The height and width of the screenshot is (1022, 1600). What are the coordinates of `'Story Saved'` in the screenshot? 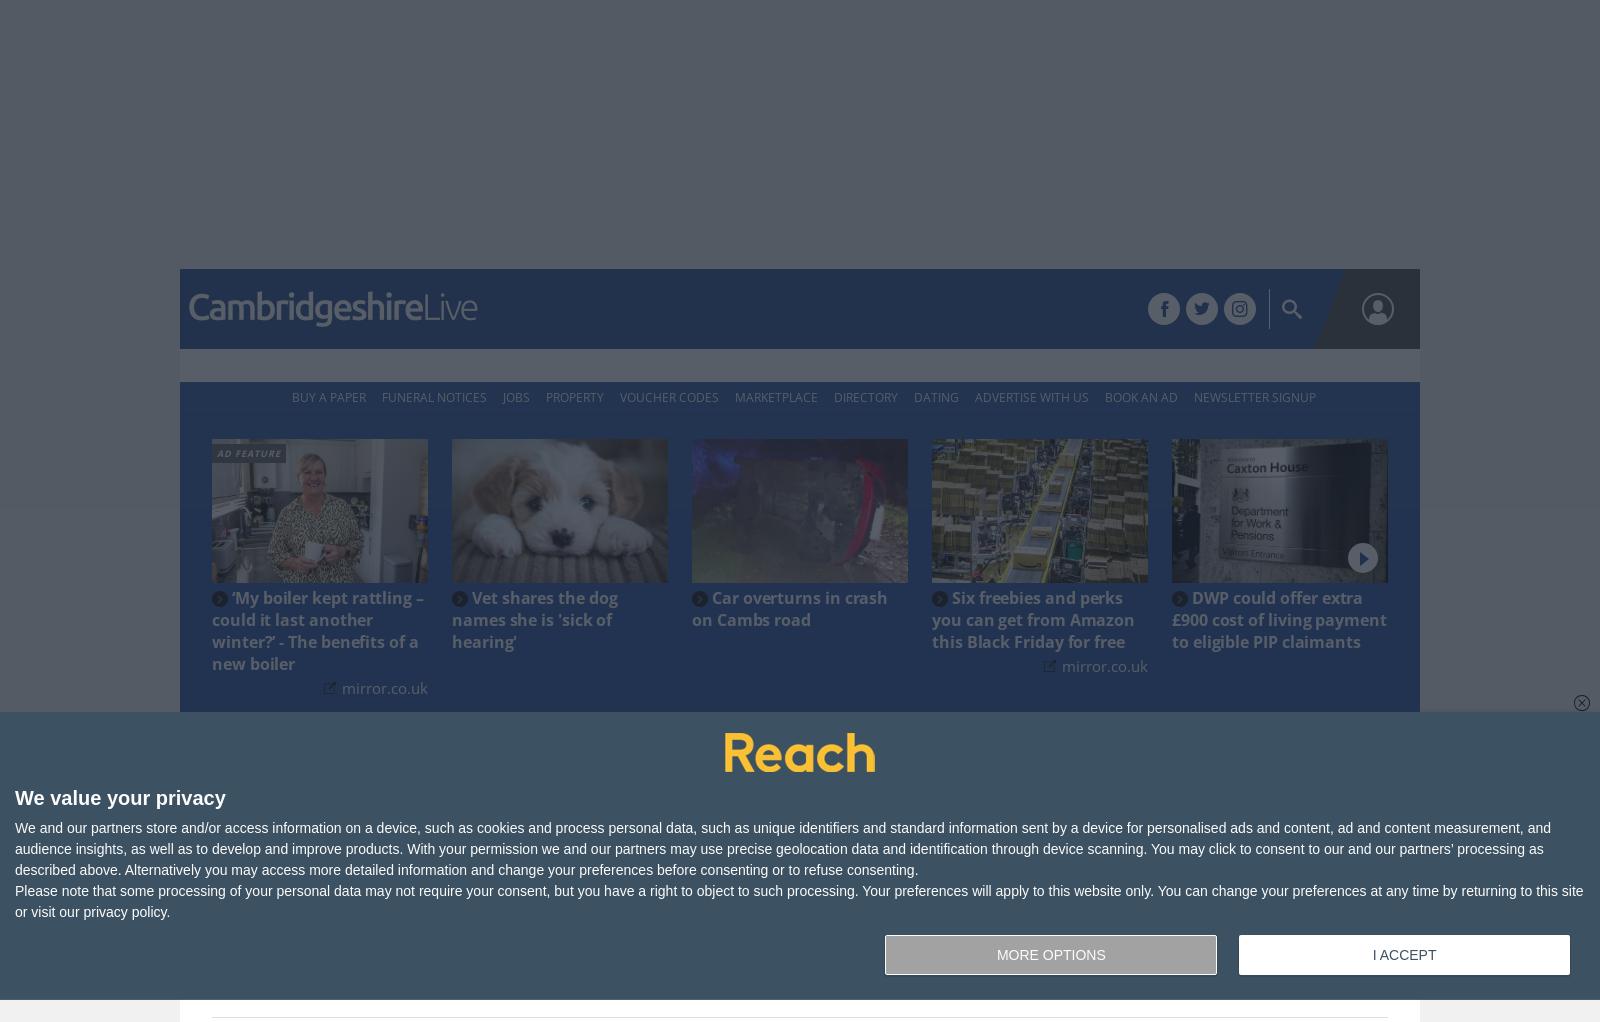 It's located at (680, 861).